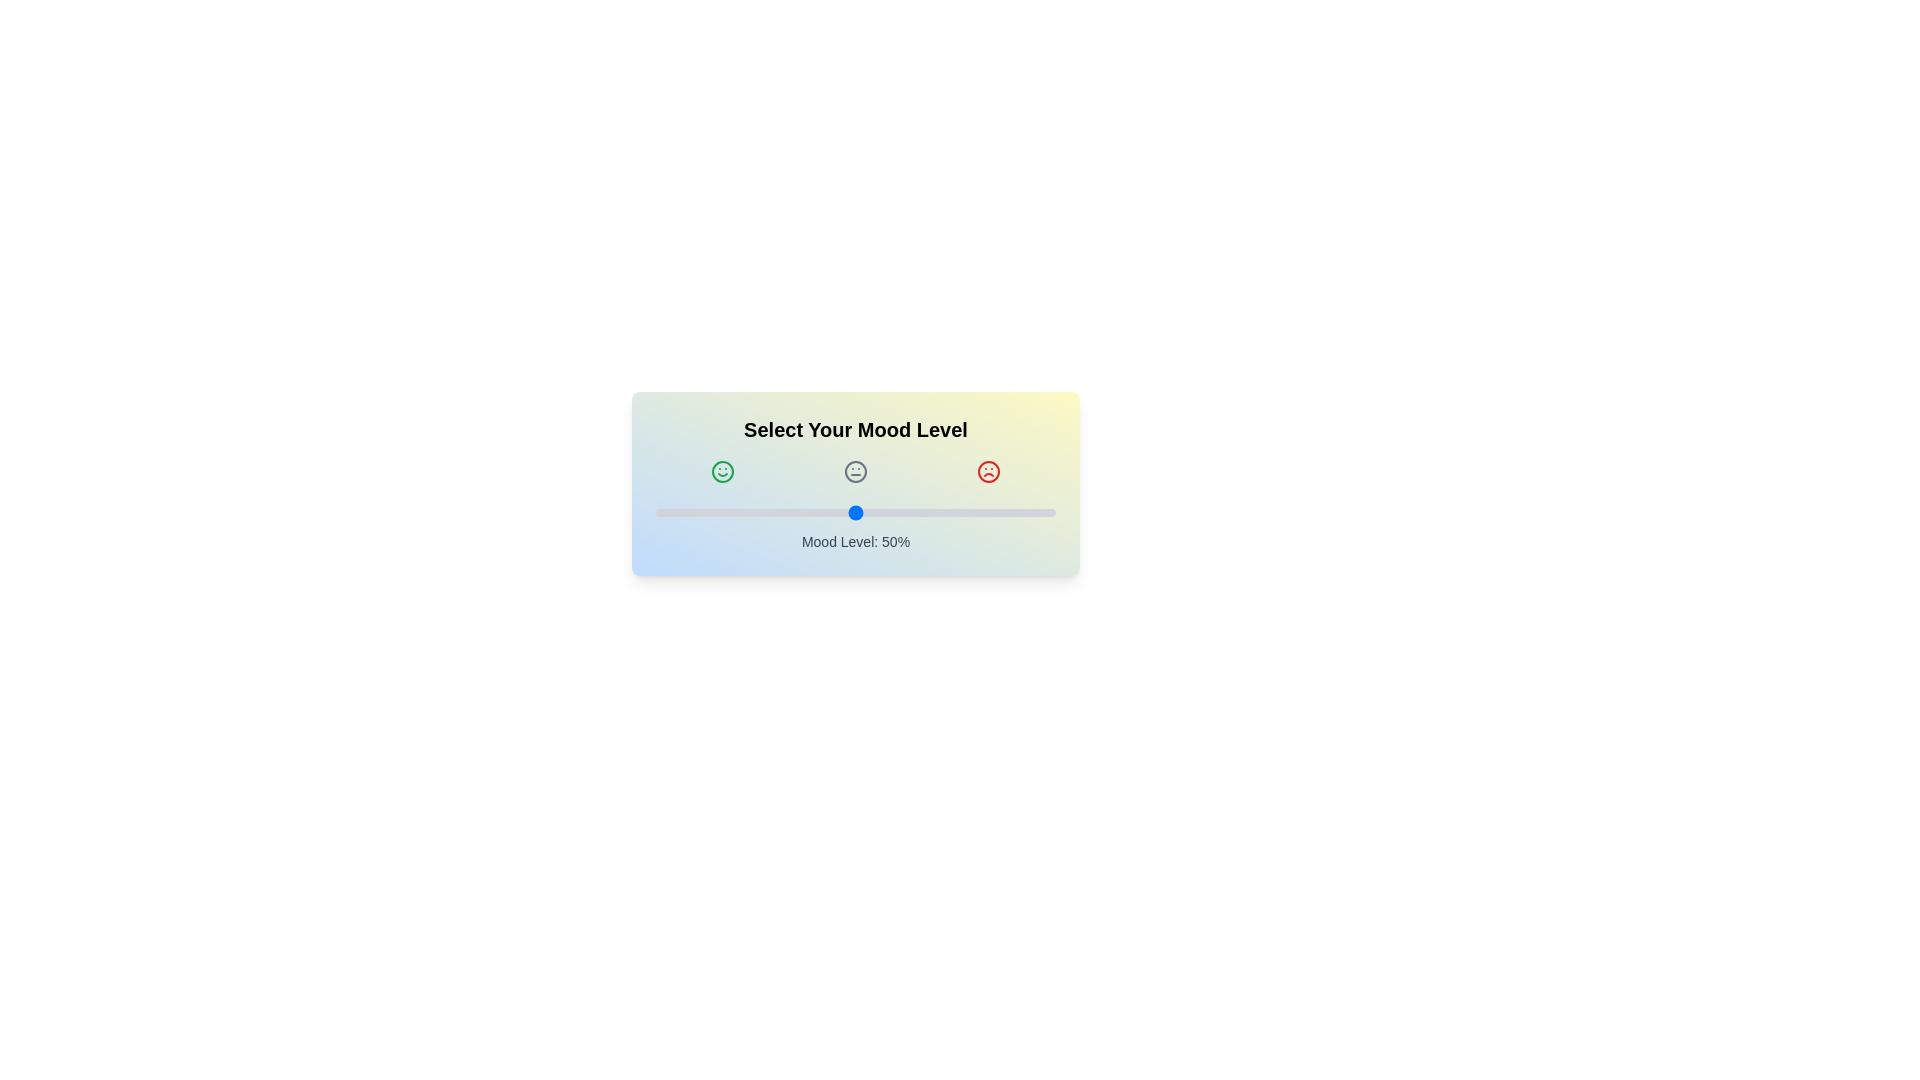 The width and height of the screenshot is (1920, 1080). I want to click on the red circular icon with a frowning face, so click(989, 471).